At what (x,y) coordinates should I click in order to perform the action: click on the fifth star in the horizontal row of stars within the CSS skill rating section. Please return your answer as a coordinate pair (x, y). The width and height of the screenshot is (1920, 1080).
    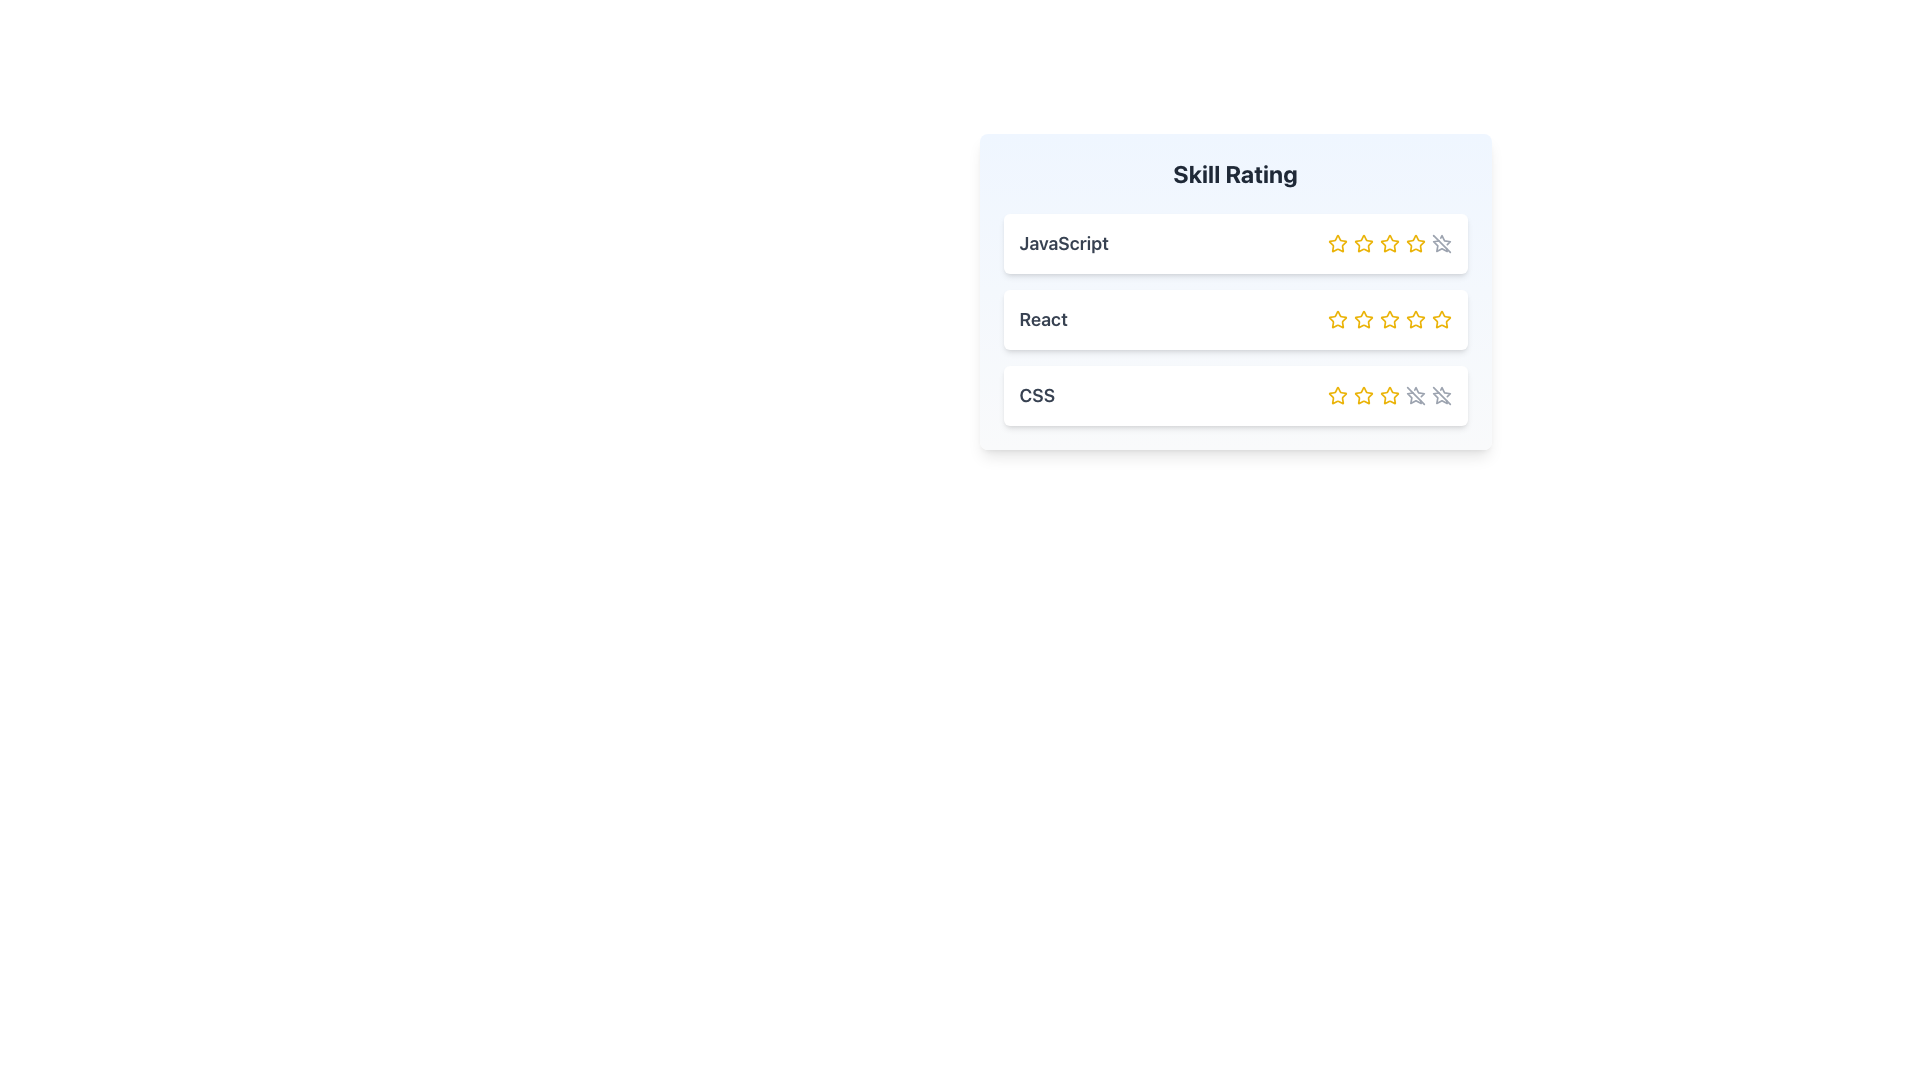
    Looking at the image, I should click on (1441, 396).